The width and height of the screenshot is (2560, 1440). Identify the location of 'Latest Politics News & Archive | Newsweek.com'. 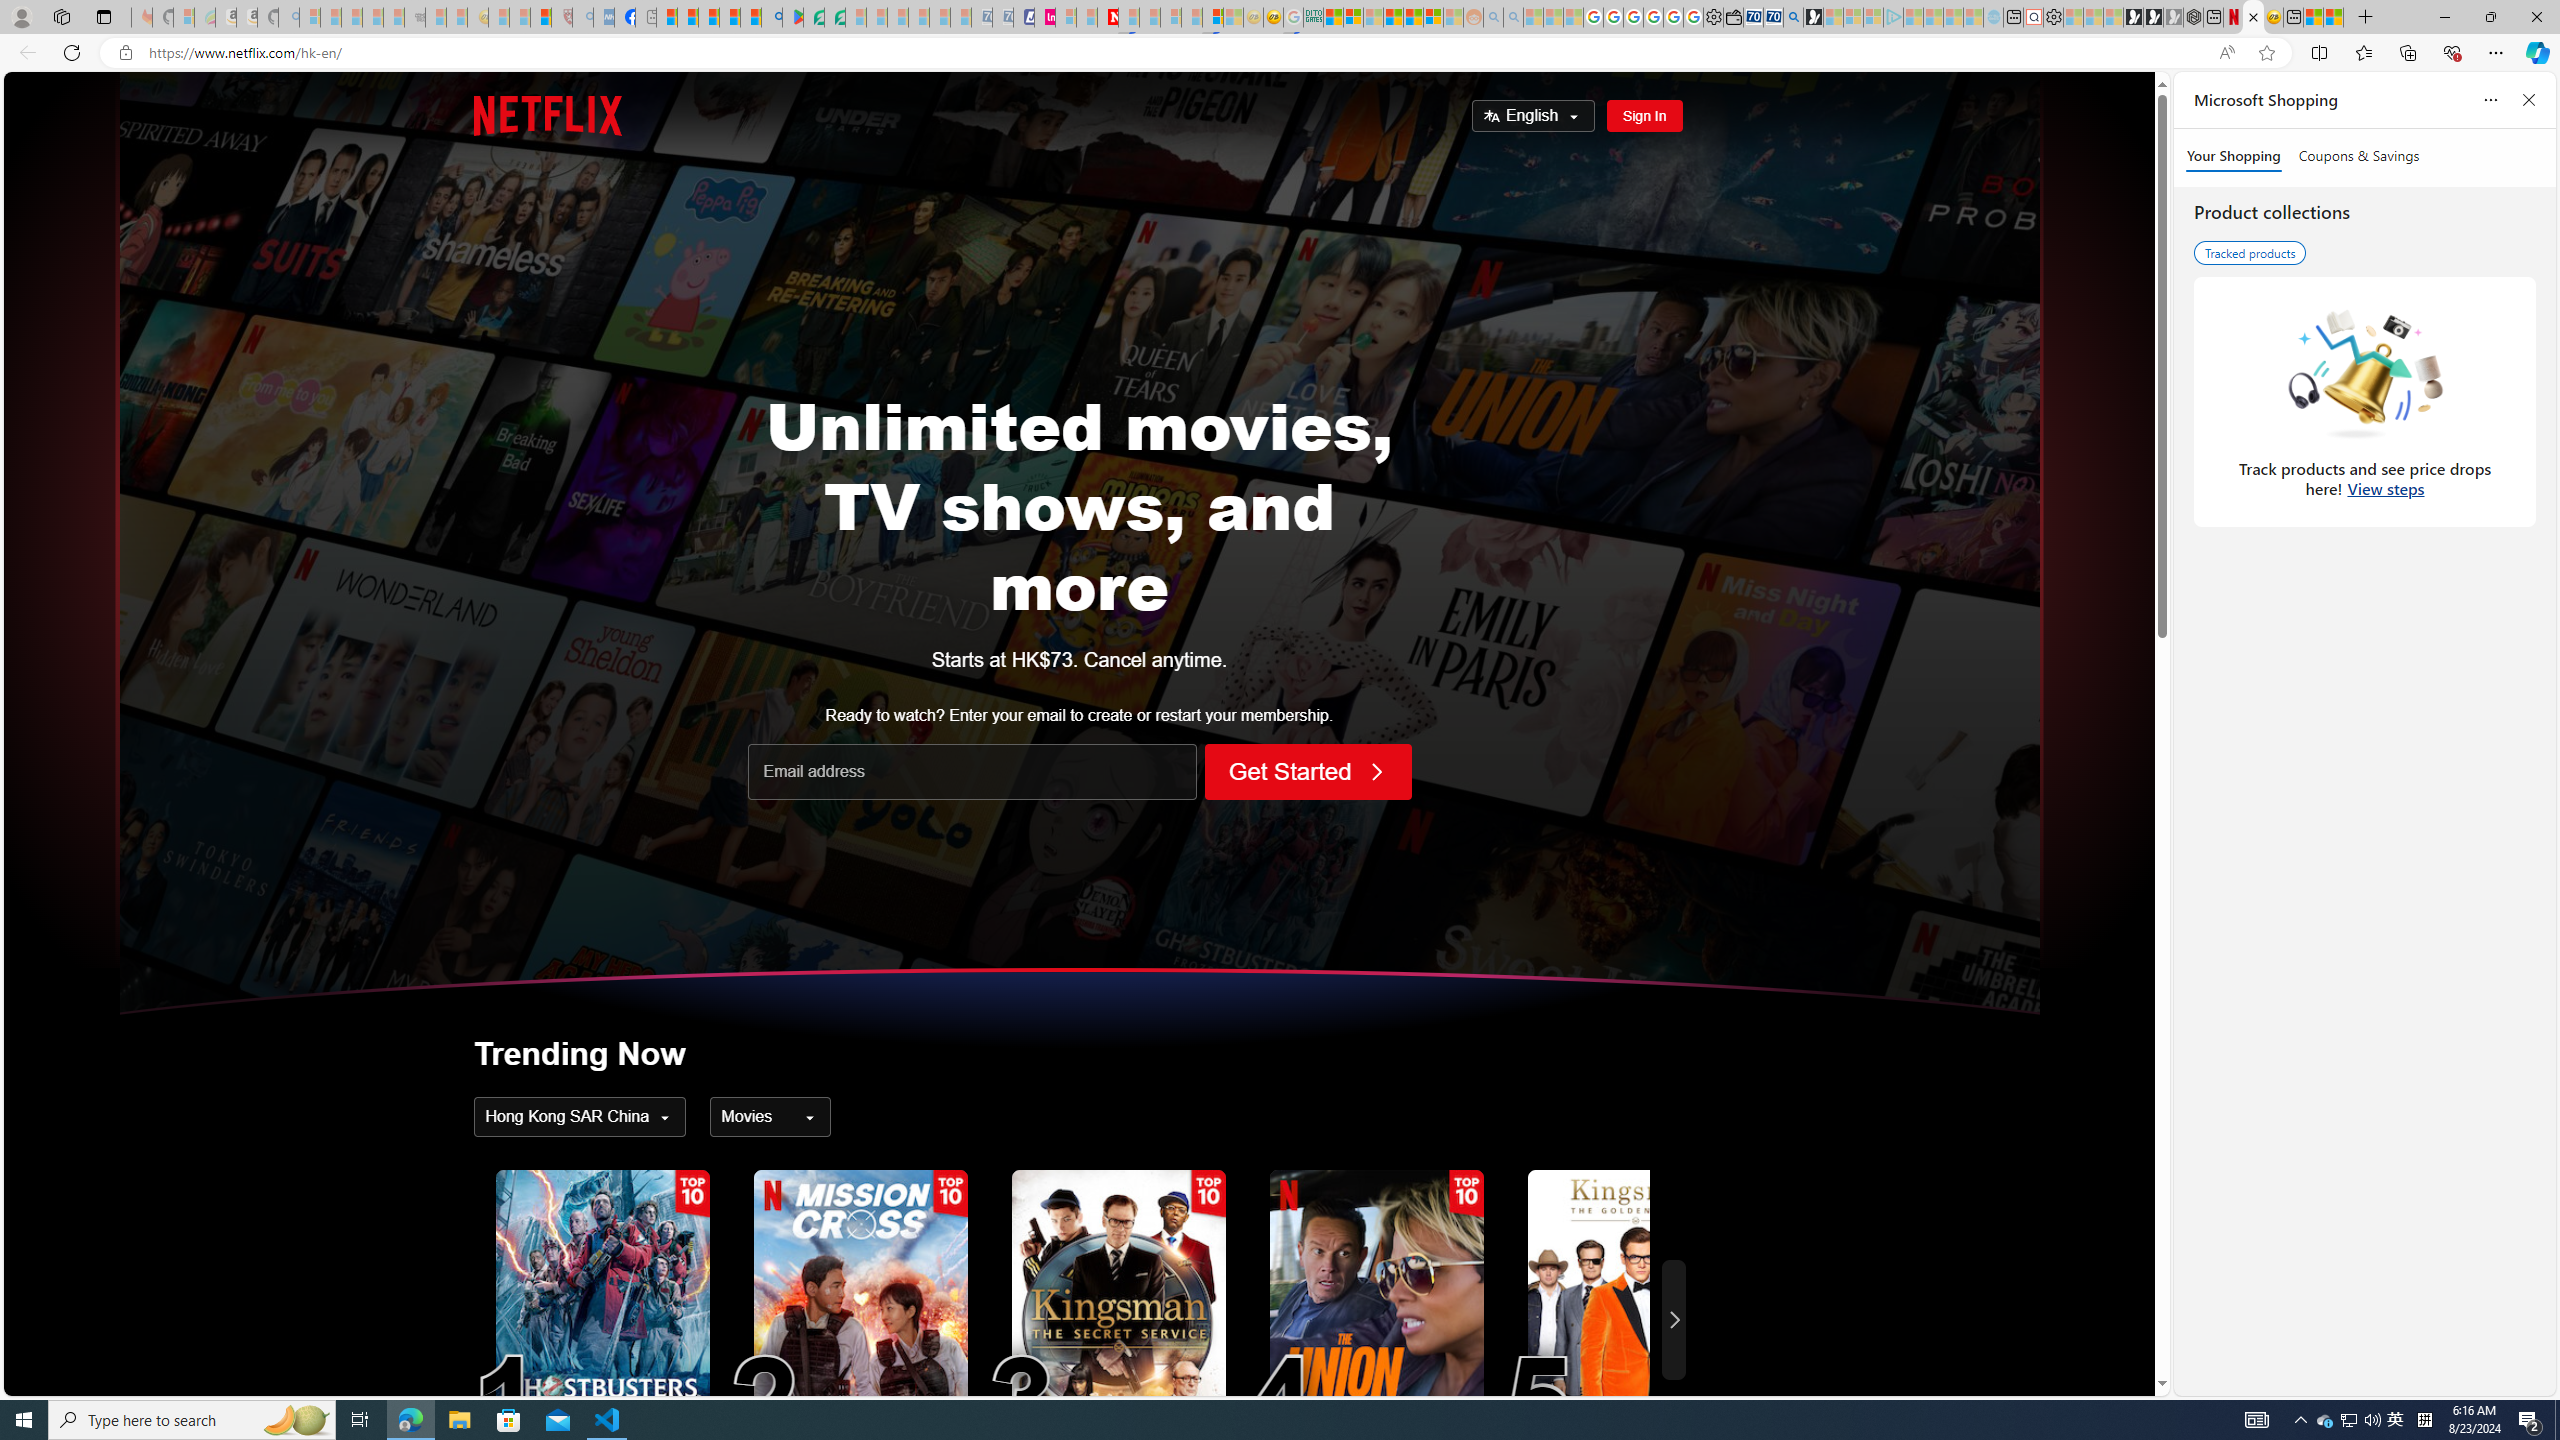
(1106, 16).